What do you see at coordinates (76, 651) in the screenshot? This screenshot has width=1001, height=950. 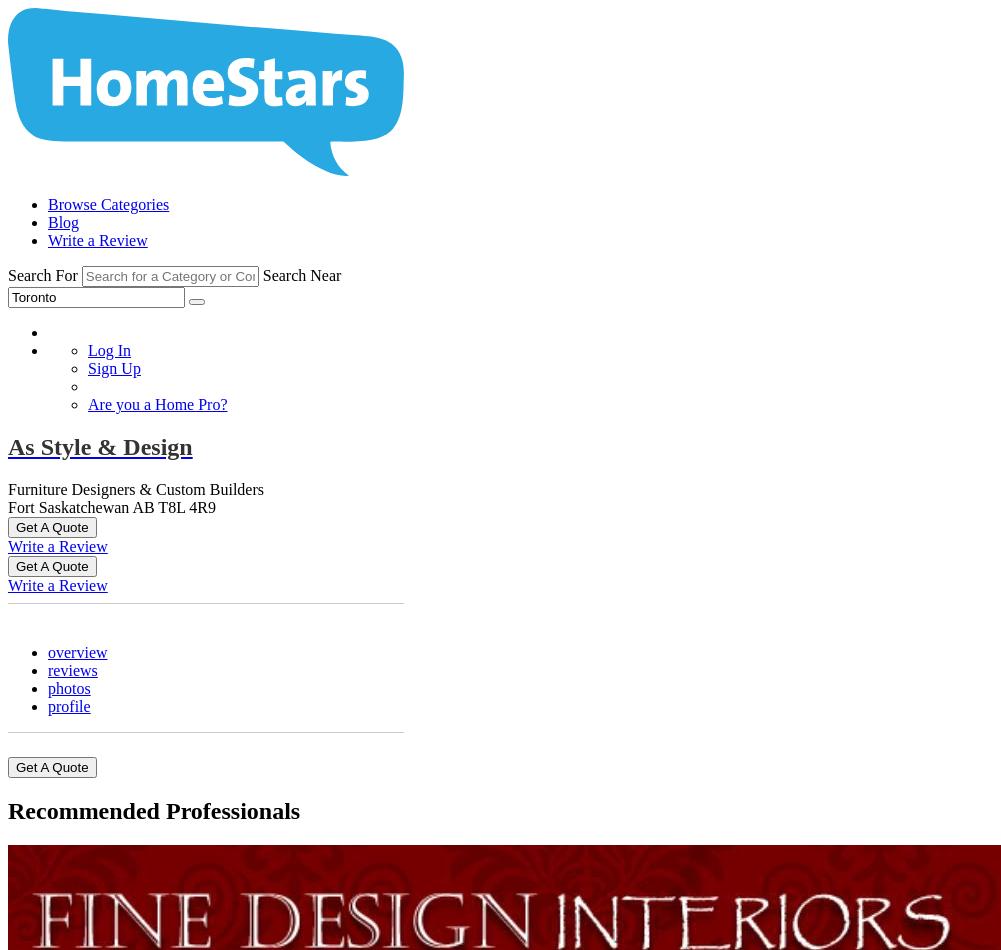 I see `'overview'` at bounding box center [76, 651].